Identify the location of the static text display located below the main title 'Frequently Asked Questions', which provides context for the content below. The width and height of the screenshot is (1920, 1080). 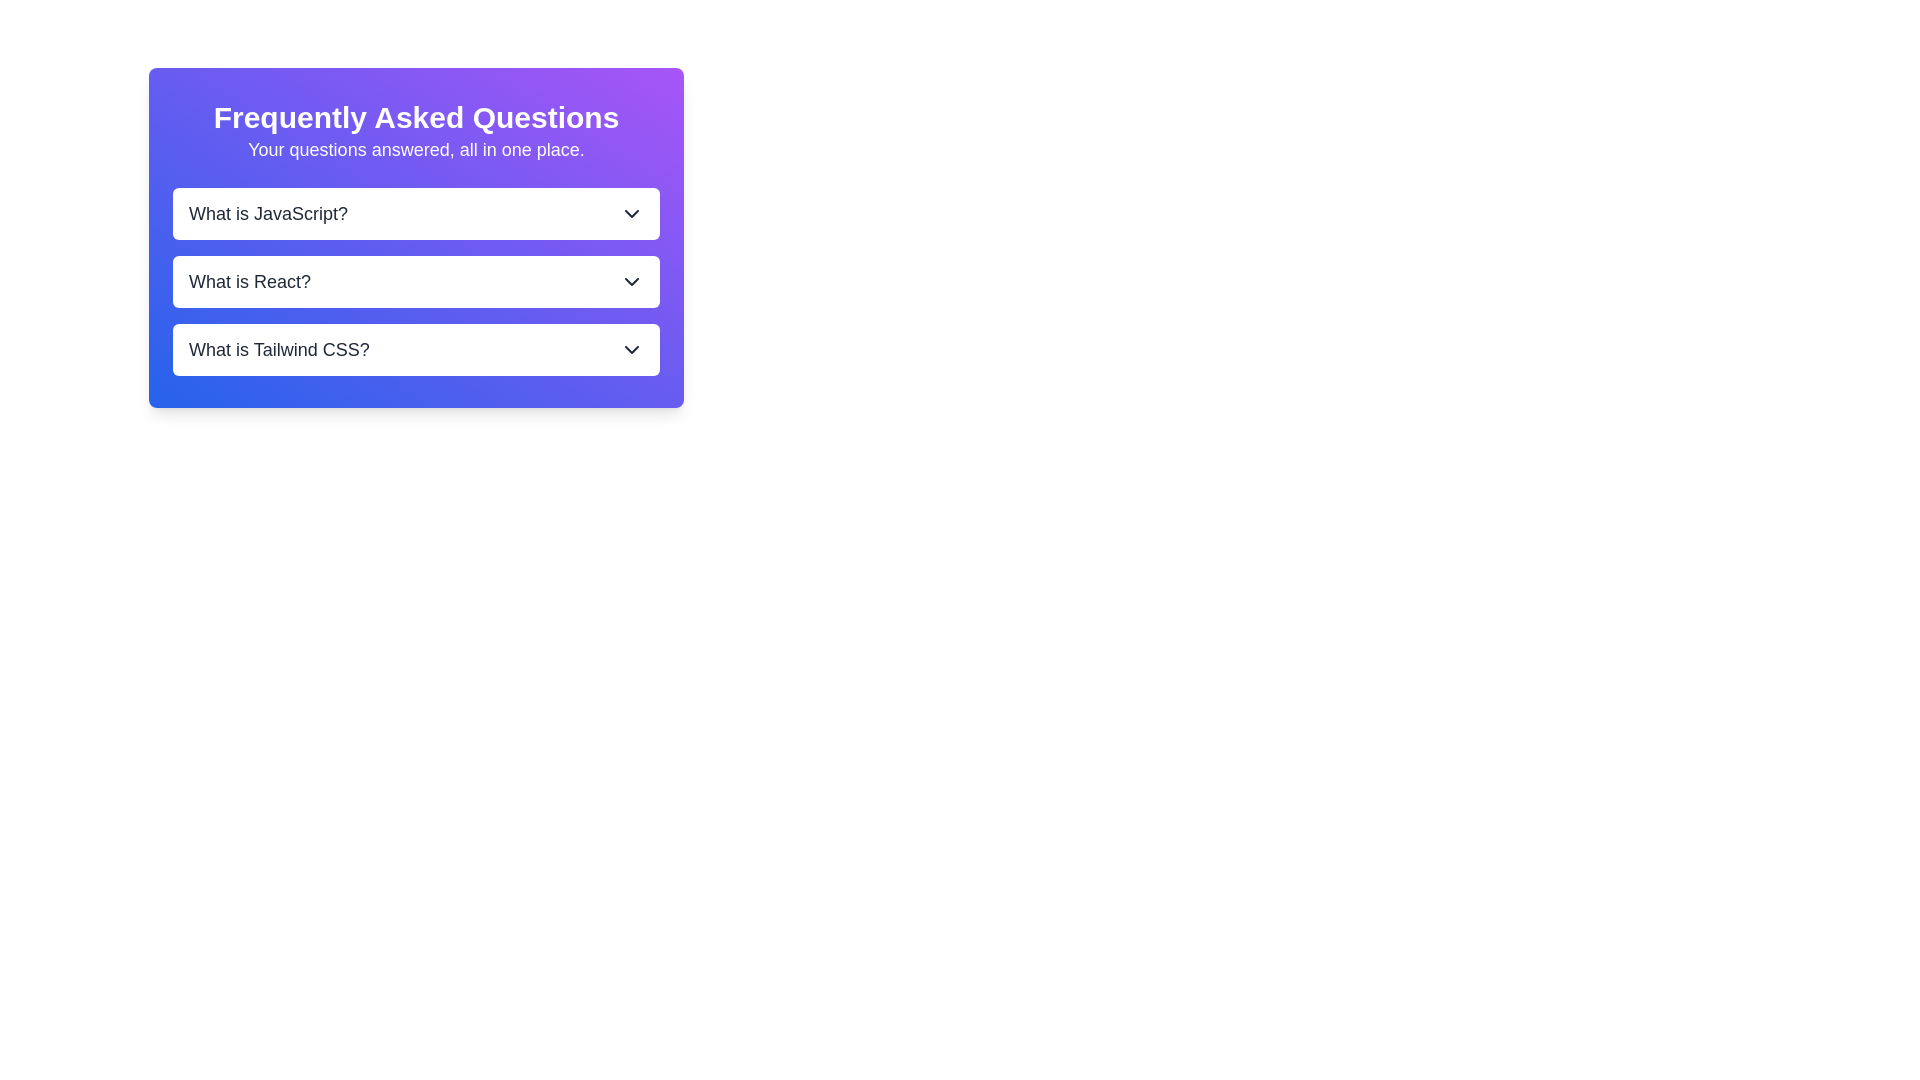
(415, 149).